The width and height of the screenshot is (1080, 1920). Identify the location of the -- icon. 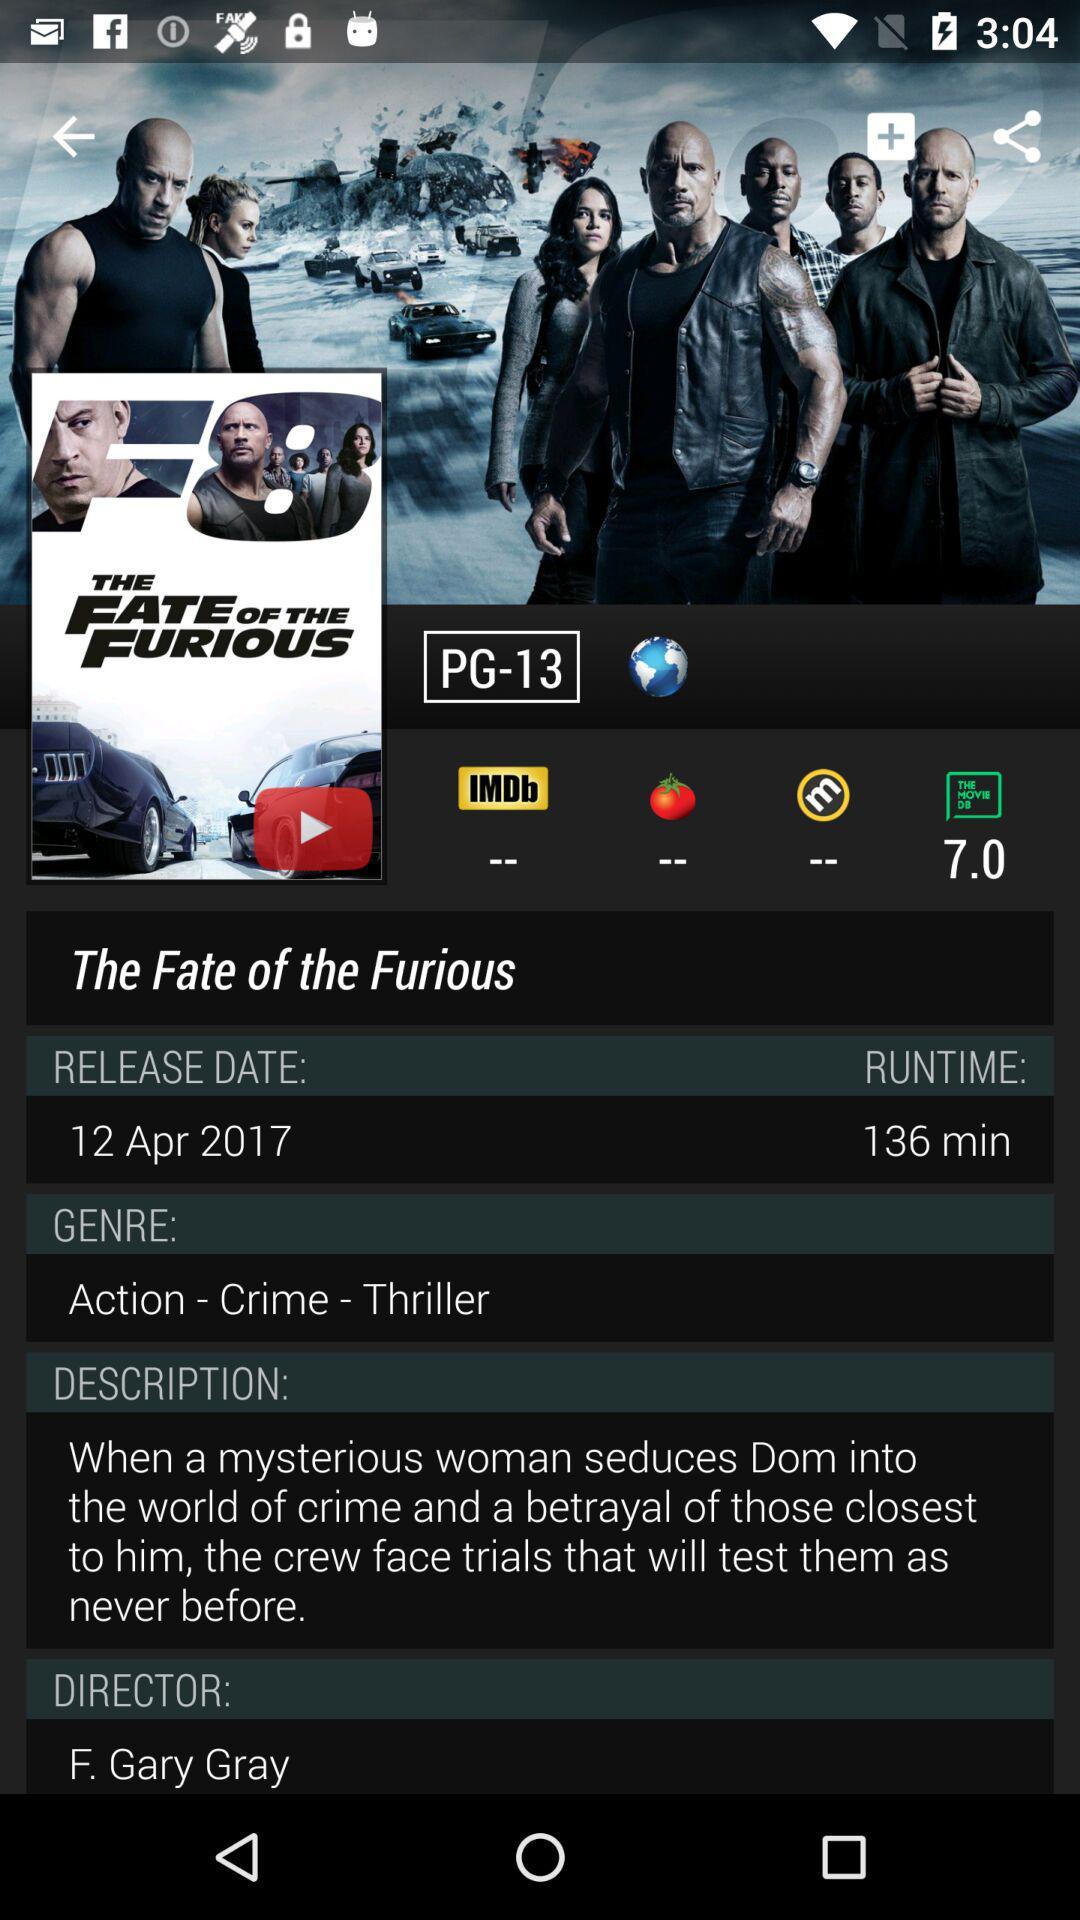
(502, 824).